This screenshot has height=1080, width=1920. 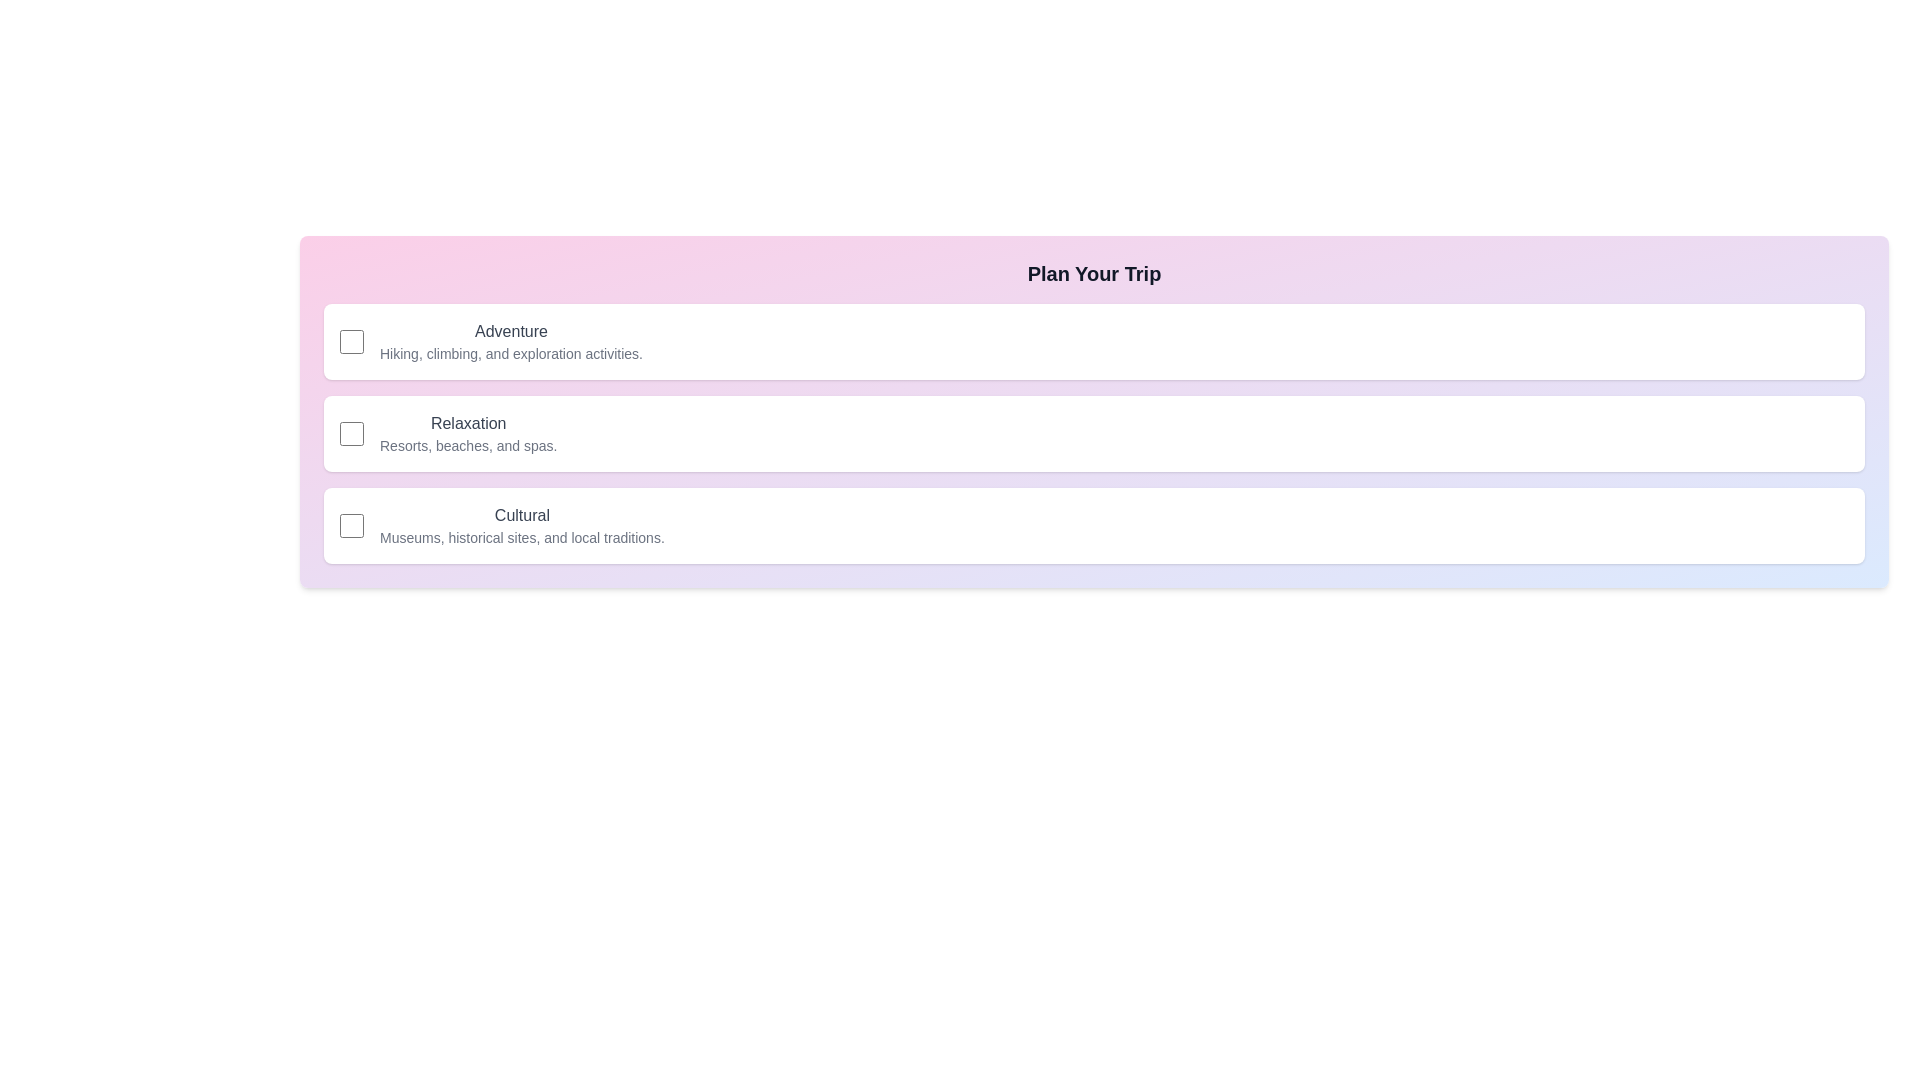 What do you see at coordinates (99, 100) in the screenshot?
I see `the background area outside the list items` at bounding box center [99, 100].